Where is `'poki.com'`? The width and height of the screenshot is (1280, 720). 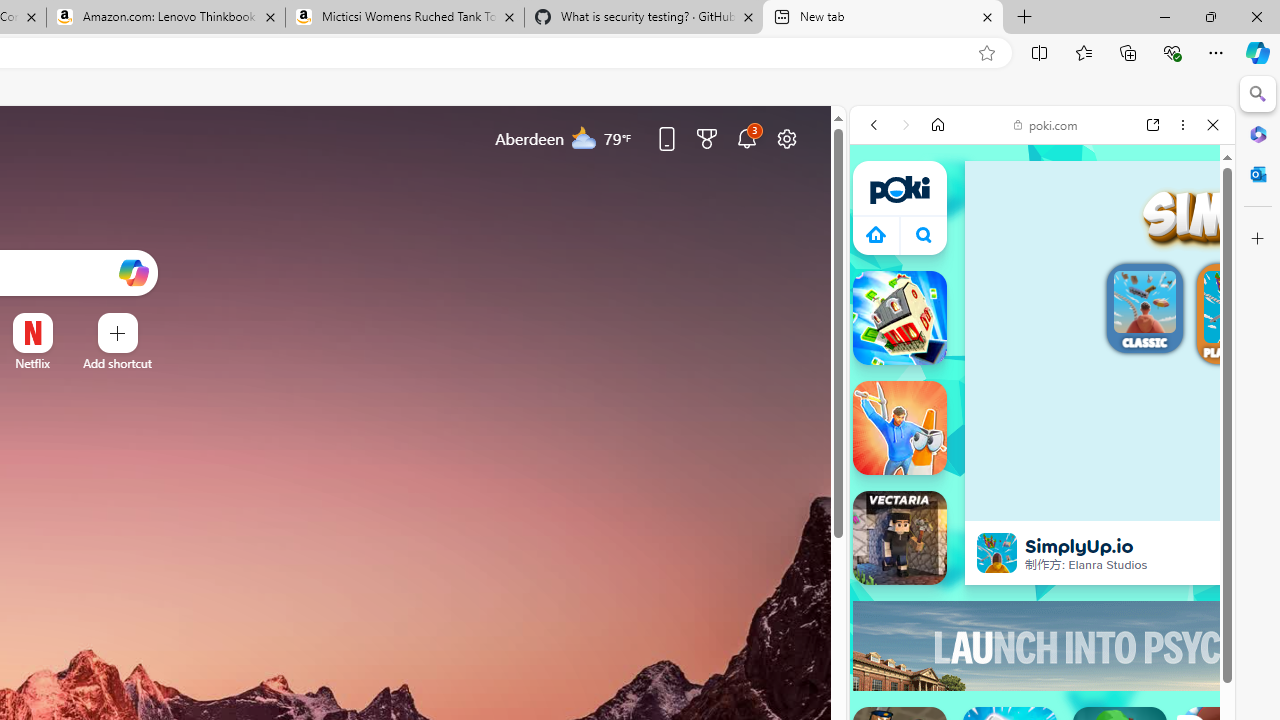 'poki.com' is located at coordinates (1045, 124).